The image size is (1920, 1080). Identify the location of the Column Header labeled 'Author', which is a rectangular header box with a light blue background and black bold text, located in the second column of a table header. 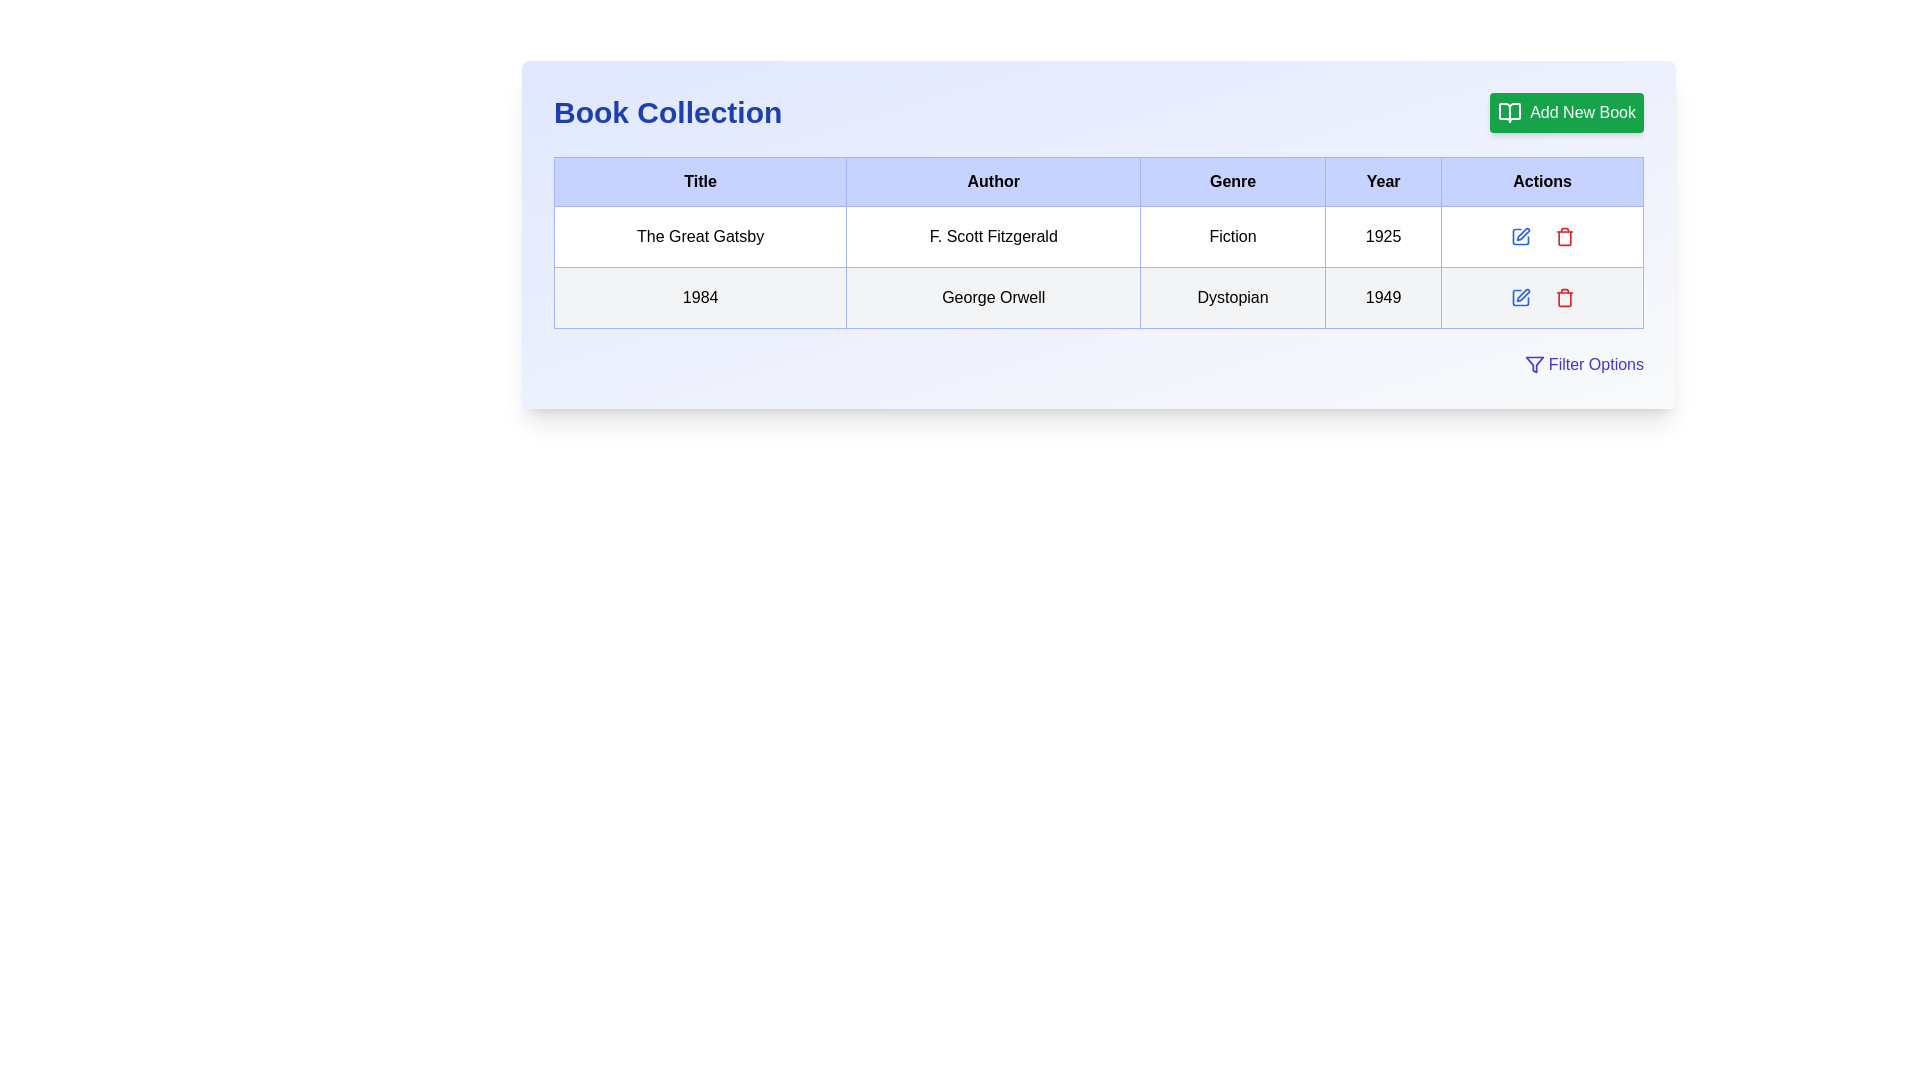
(993, 181).